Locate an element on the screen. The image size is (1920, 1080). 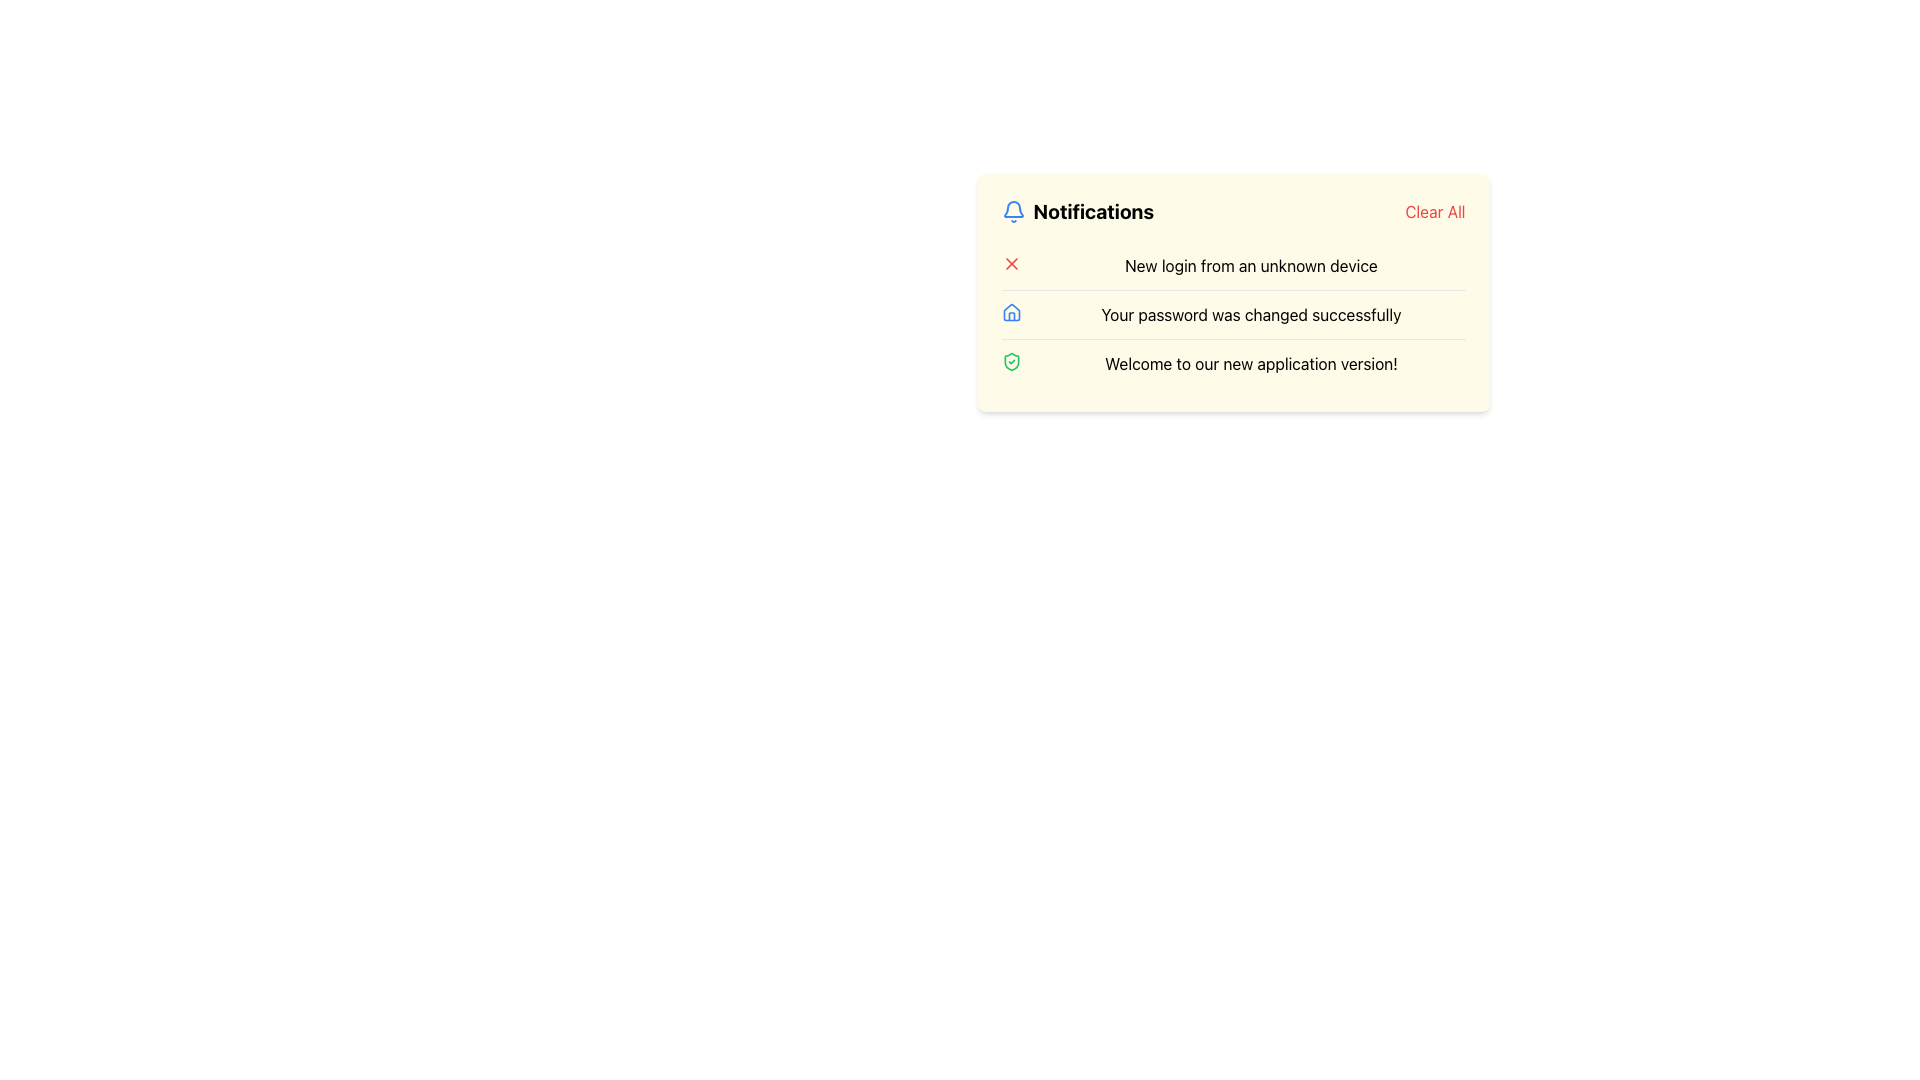
the second notification in the notification panel that displays the message 'Your password was changed successfully' is located at coordinates (1232, 314).